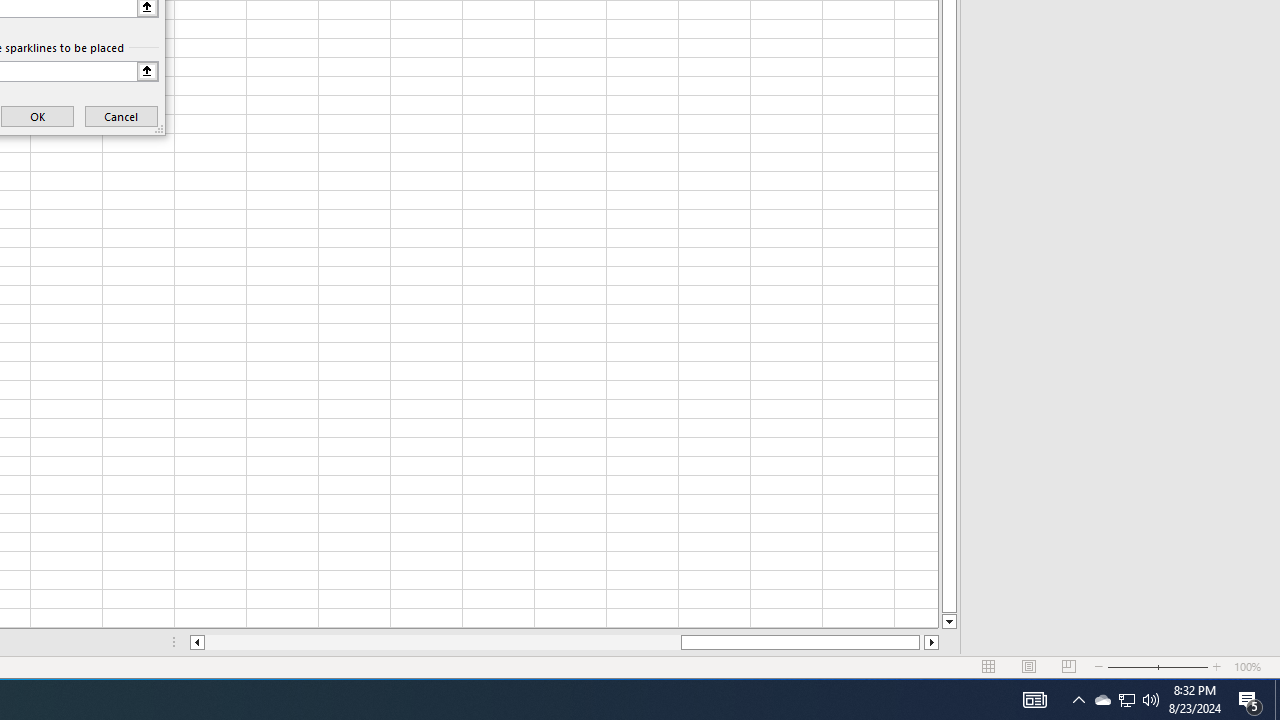 The width and height of the screenshot is (1280, 720). I want to click on 'Zoom In', so click(1216, 667).